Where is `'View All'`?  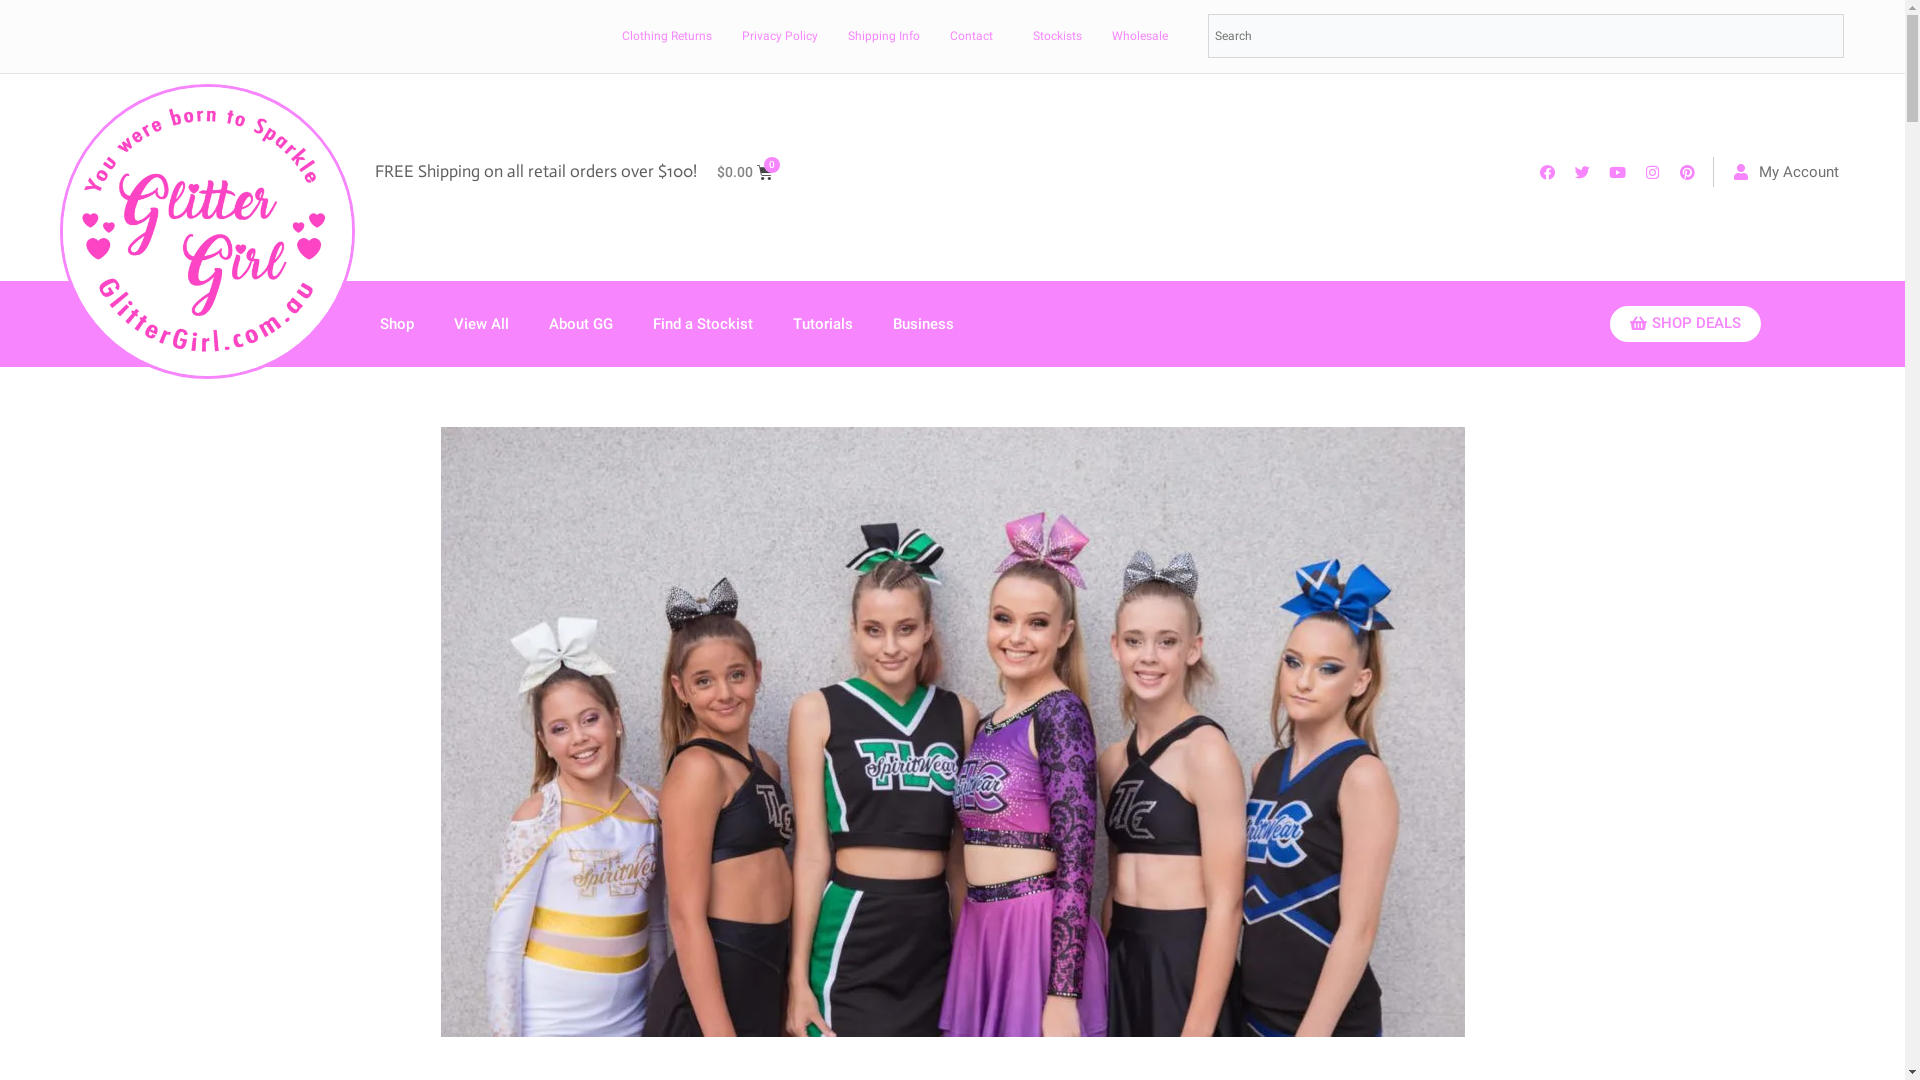 'View All' is located at coordinates (432, 323).